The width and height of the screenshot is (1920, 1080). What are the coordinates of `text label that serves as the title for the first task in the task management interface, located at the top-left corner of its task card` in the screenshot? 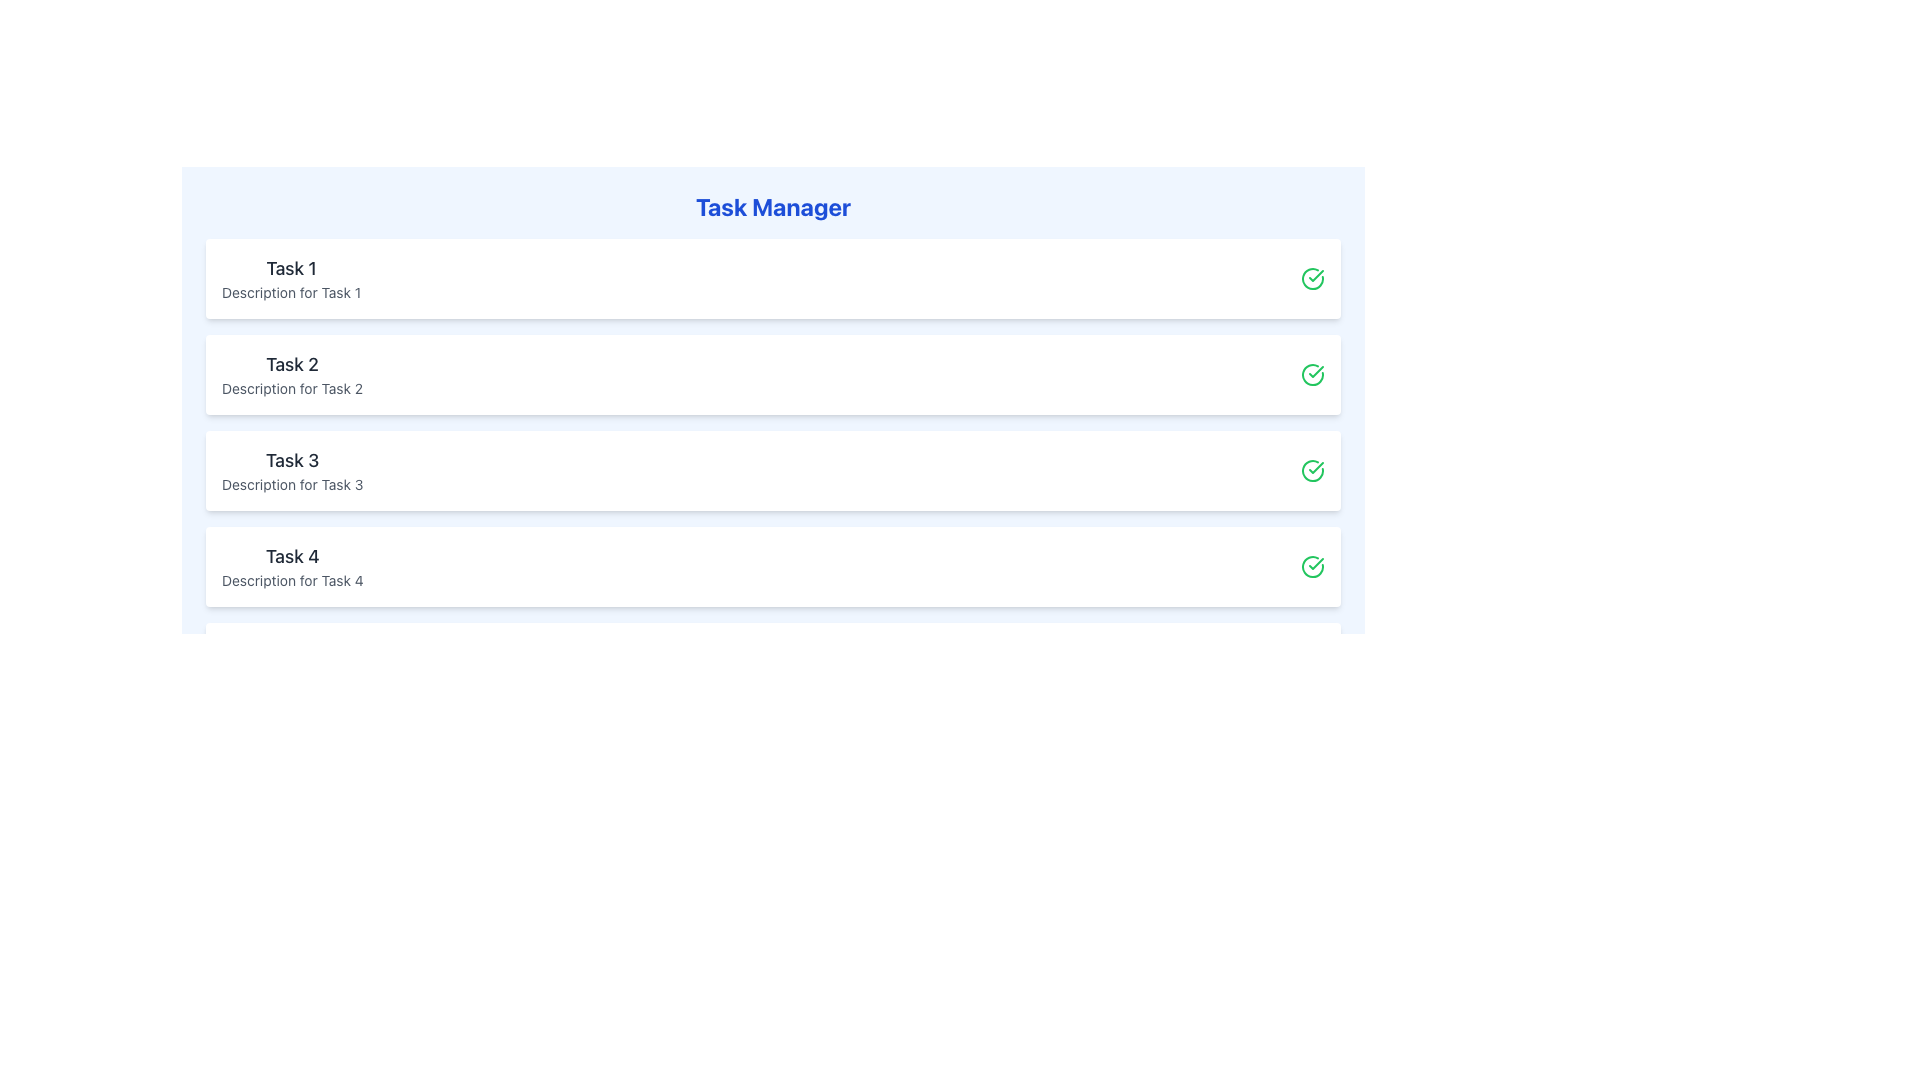 It's located at (290, 268).